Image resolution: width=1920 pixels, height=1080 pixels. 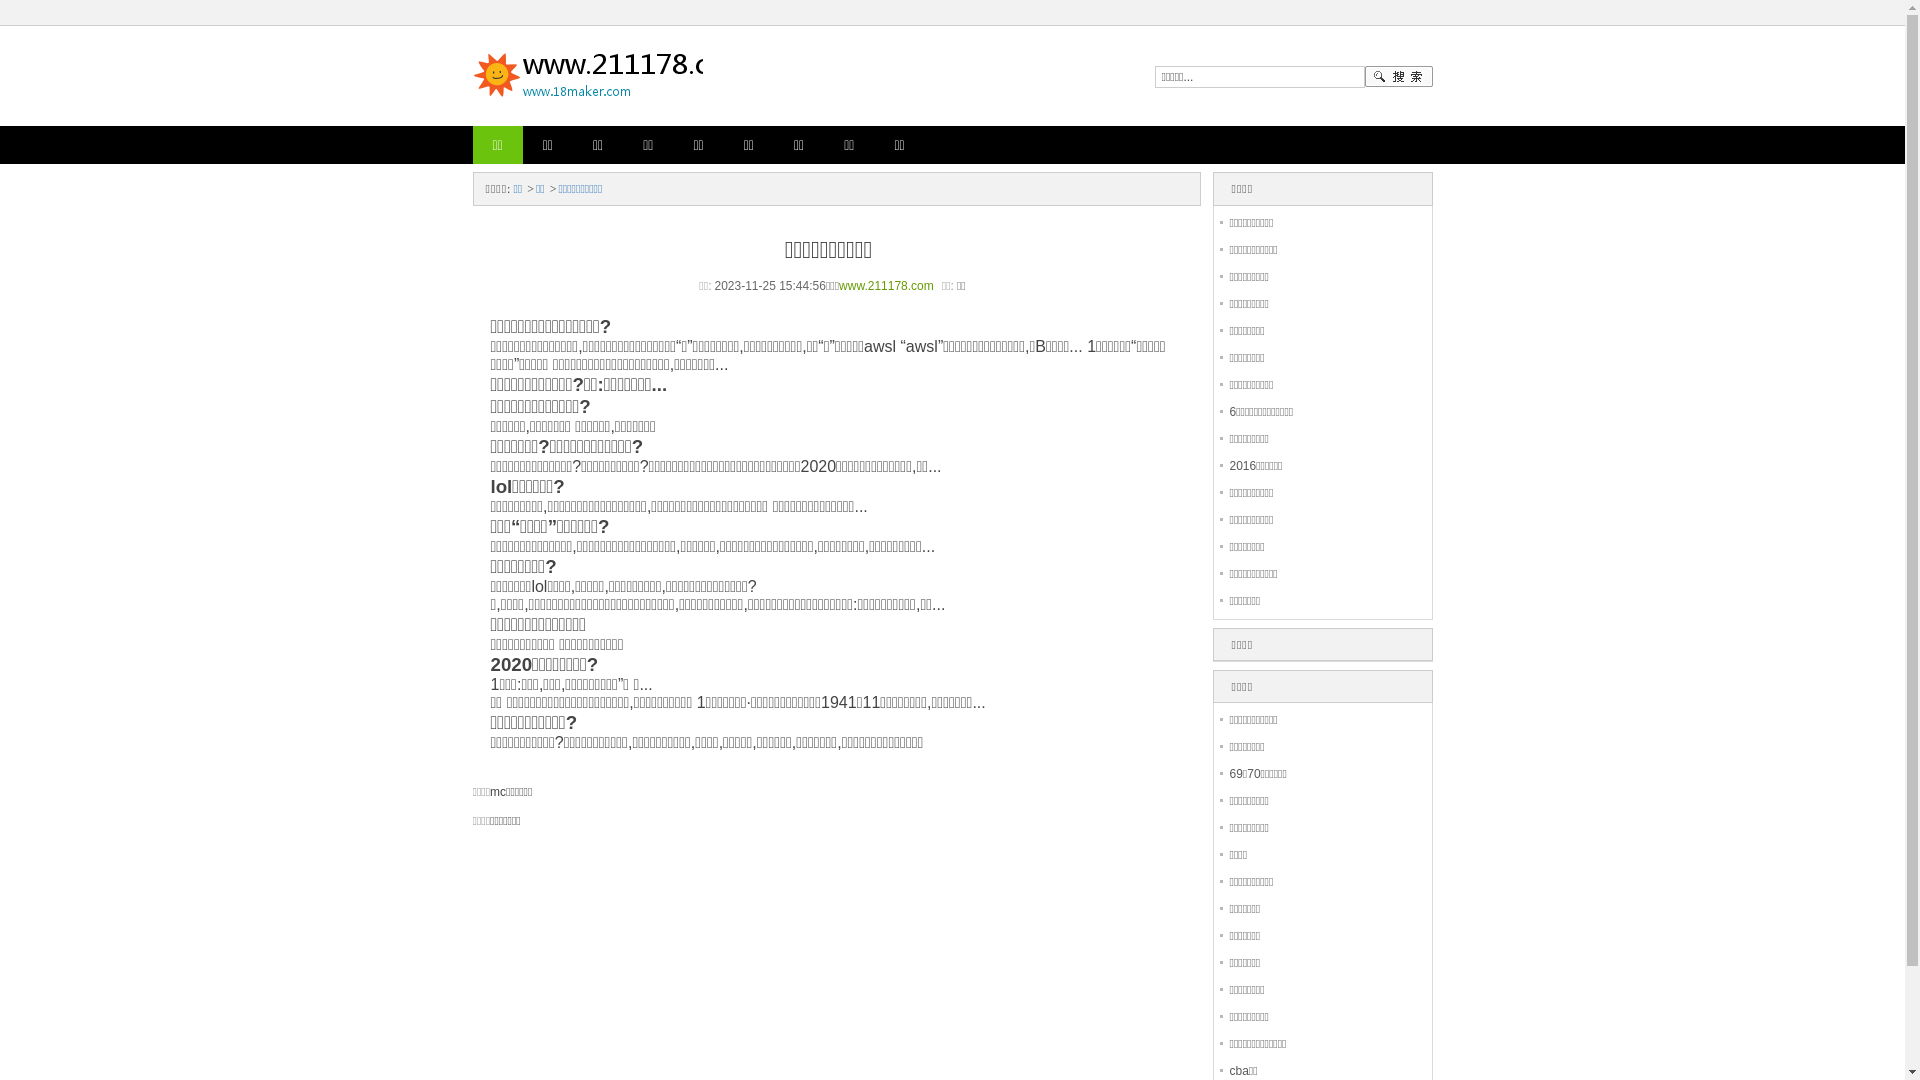 What do you see at coordinates (839, 285) in the screenshot?
I see `'www.211178.com'` at bounding box center [839, 285].